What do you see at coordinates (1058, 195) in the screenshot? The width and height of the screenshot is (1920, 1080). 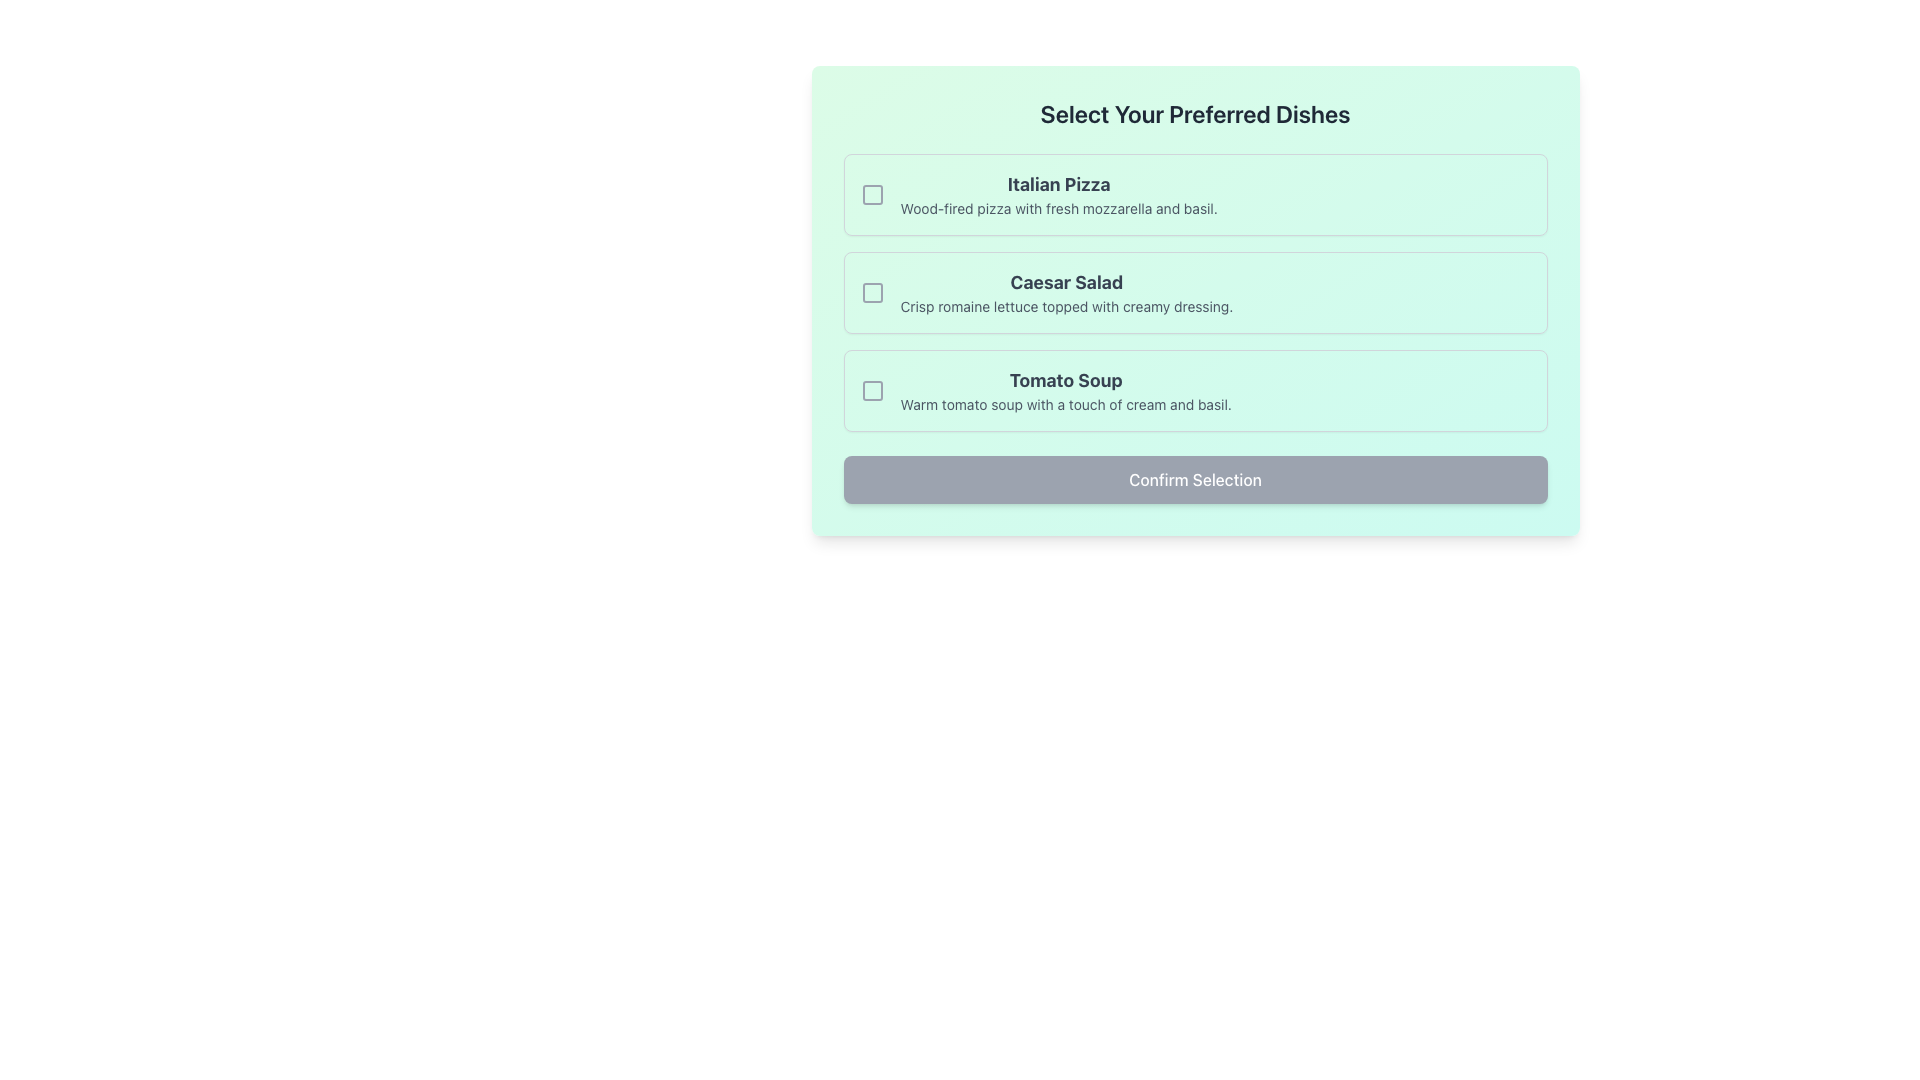 I see `the text display element that shows the title 'Italian Pizza' and its description 'Wood-fired pizza with fresh mozzarella and basil.'` at bounding box center [1058, 195].